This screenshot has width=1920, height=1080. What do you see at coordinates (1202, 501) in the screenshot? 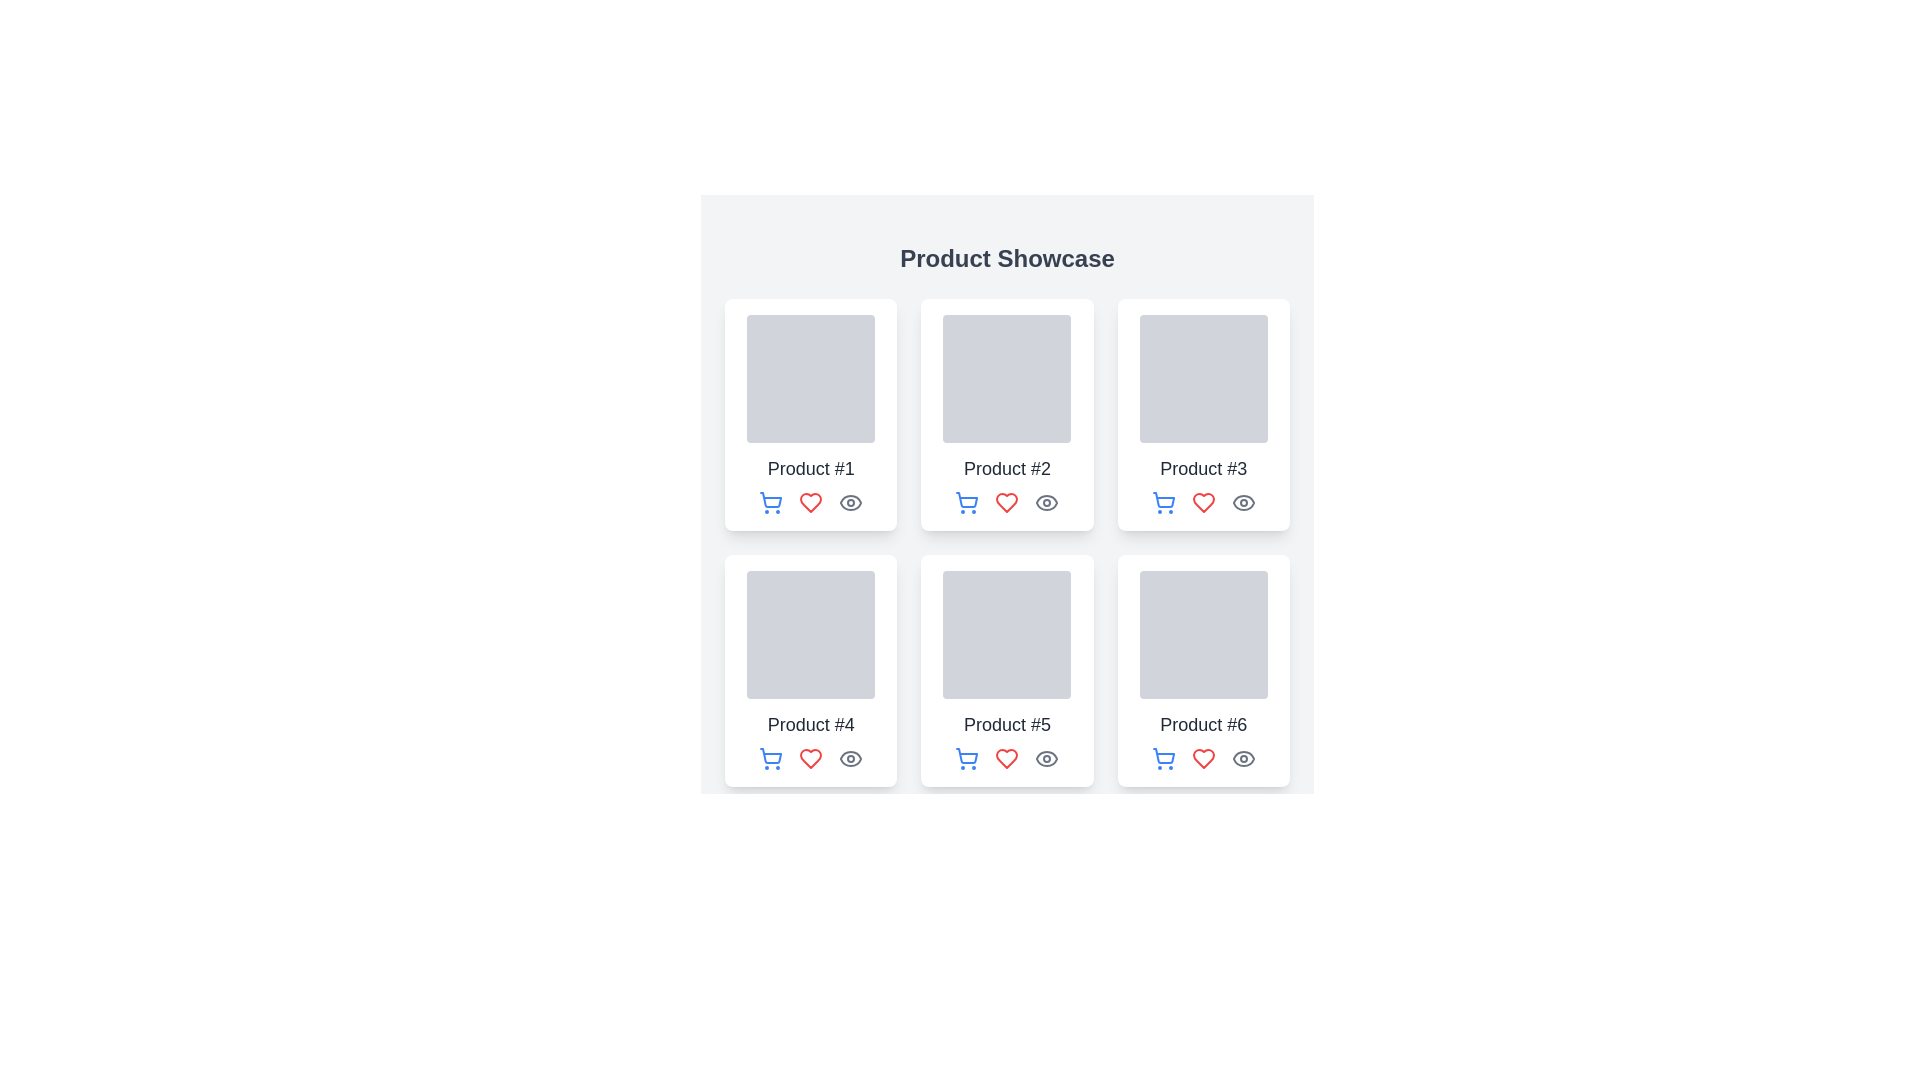
I see `any individual icon in the interactive icon row located below the label 'Product #3' in the card layout` at bounding box center [1202, 501].